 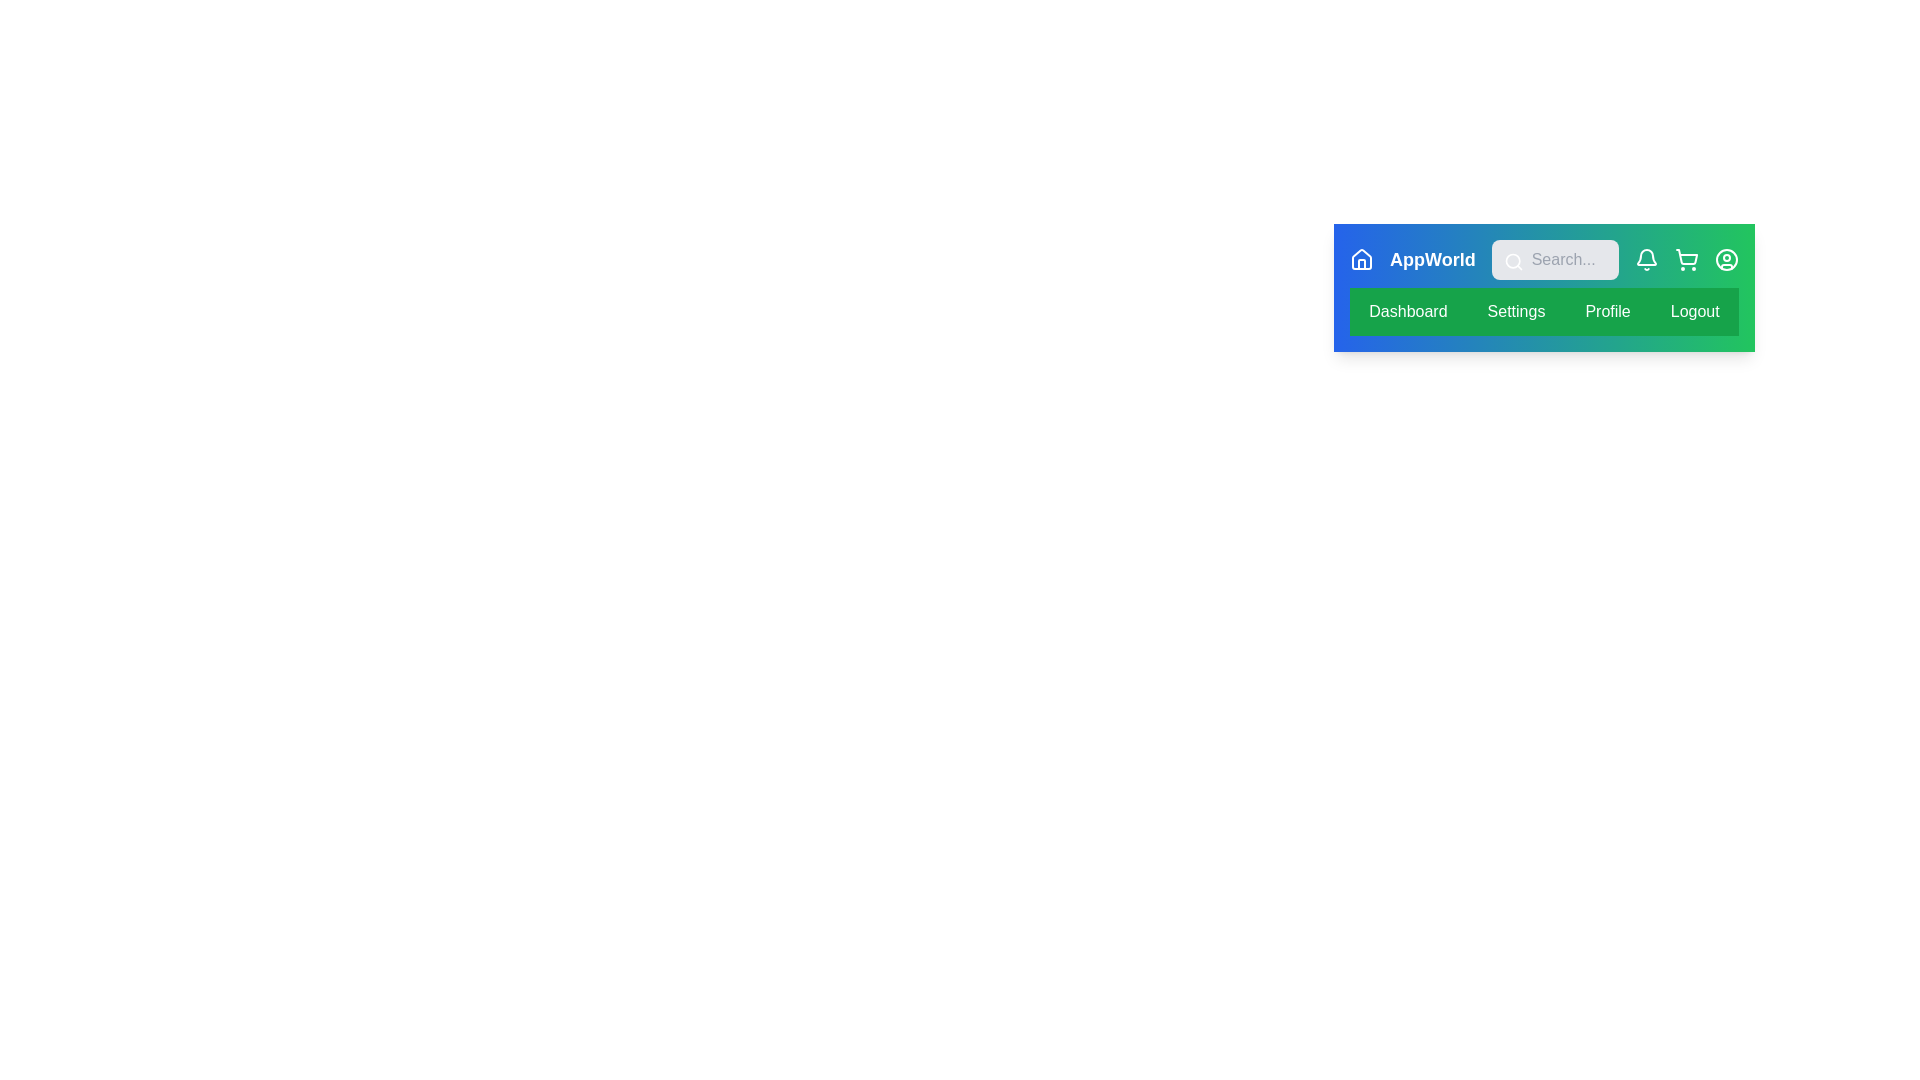 What do you see at coordinates (1694, 312) in the screenshot?
I see `the navigation item Logout to navigate to the corresponding section` at bounding box center [1694, 312].